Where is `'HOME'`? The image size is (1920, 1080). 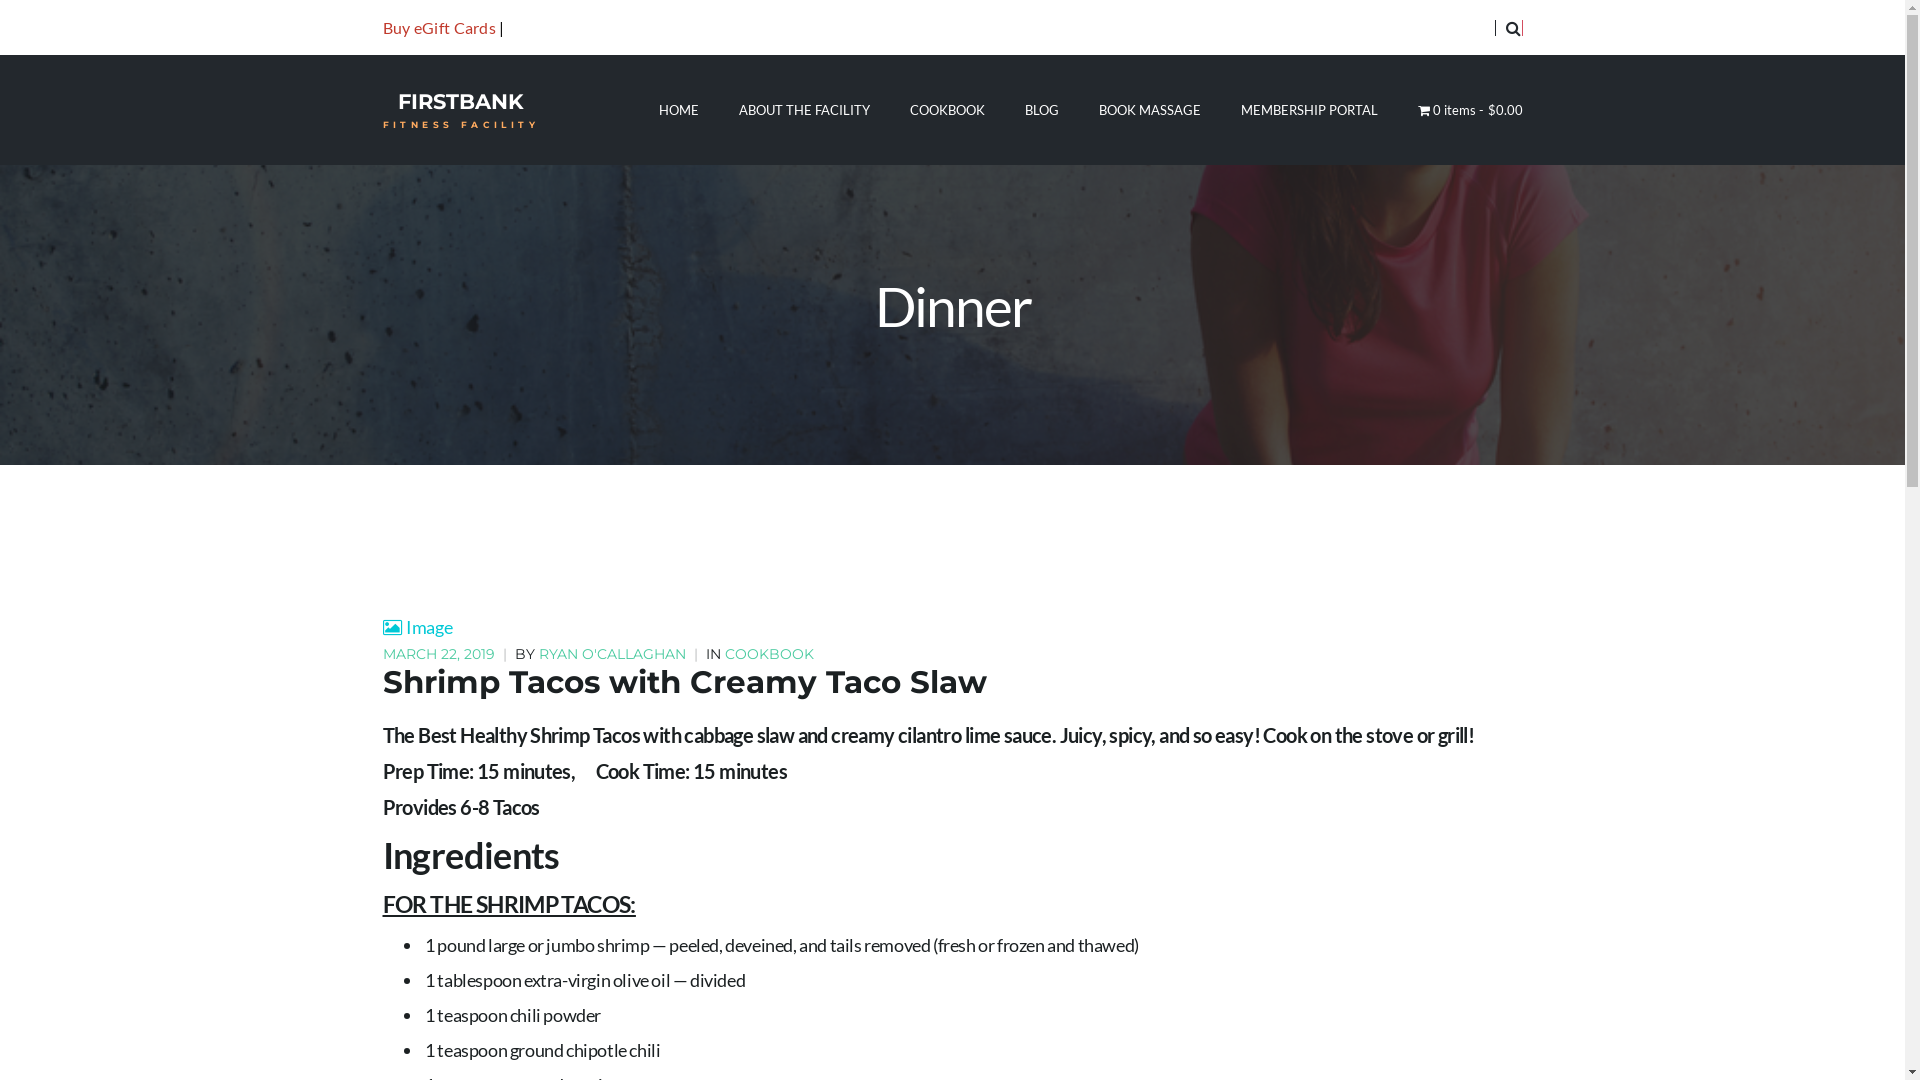 'HOME' is located at coordinates (678, 110).